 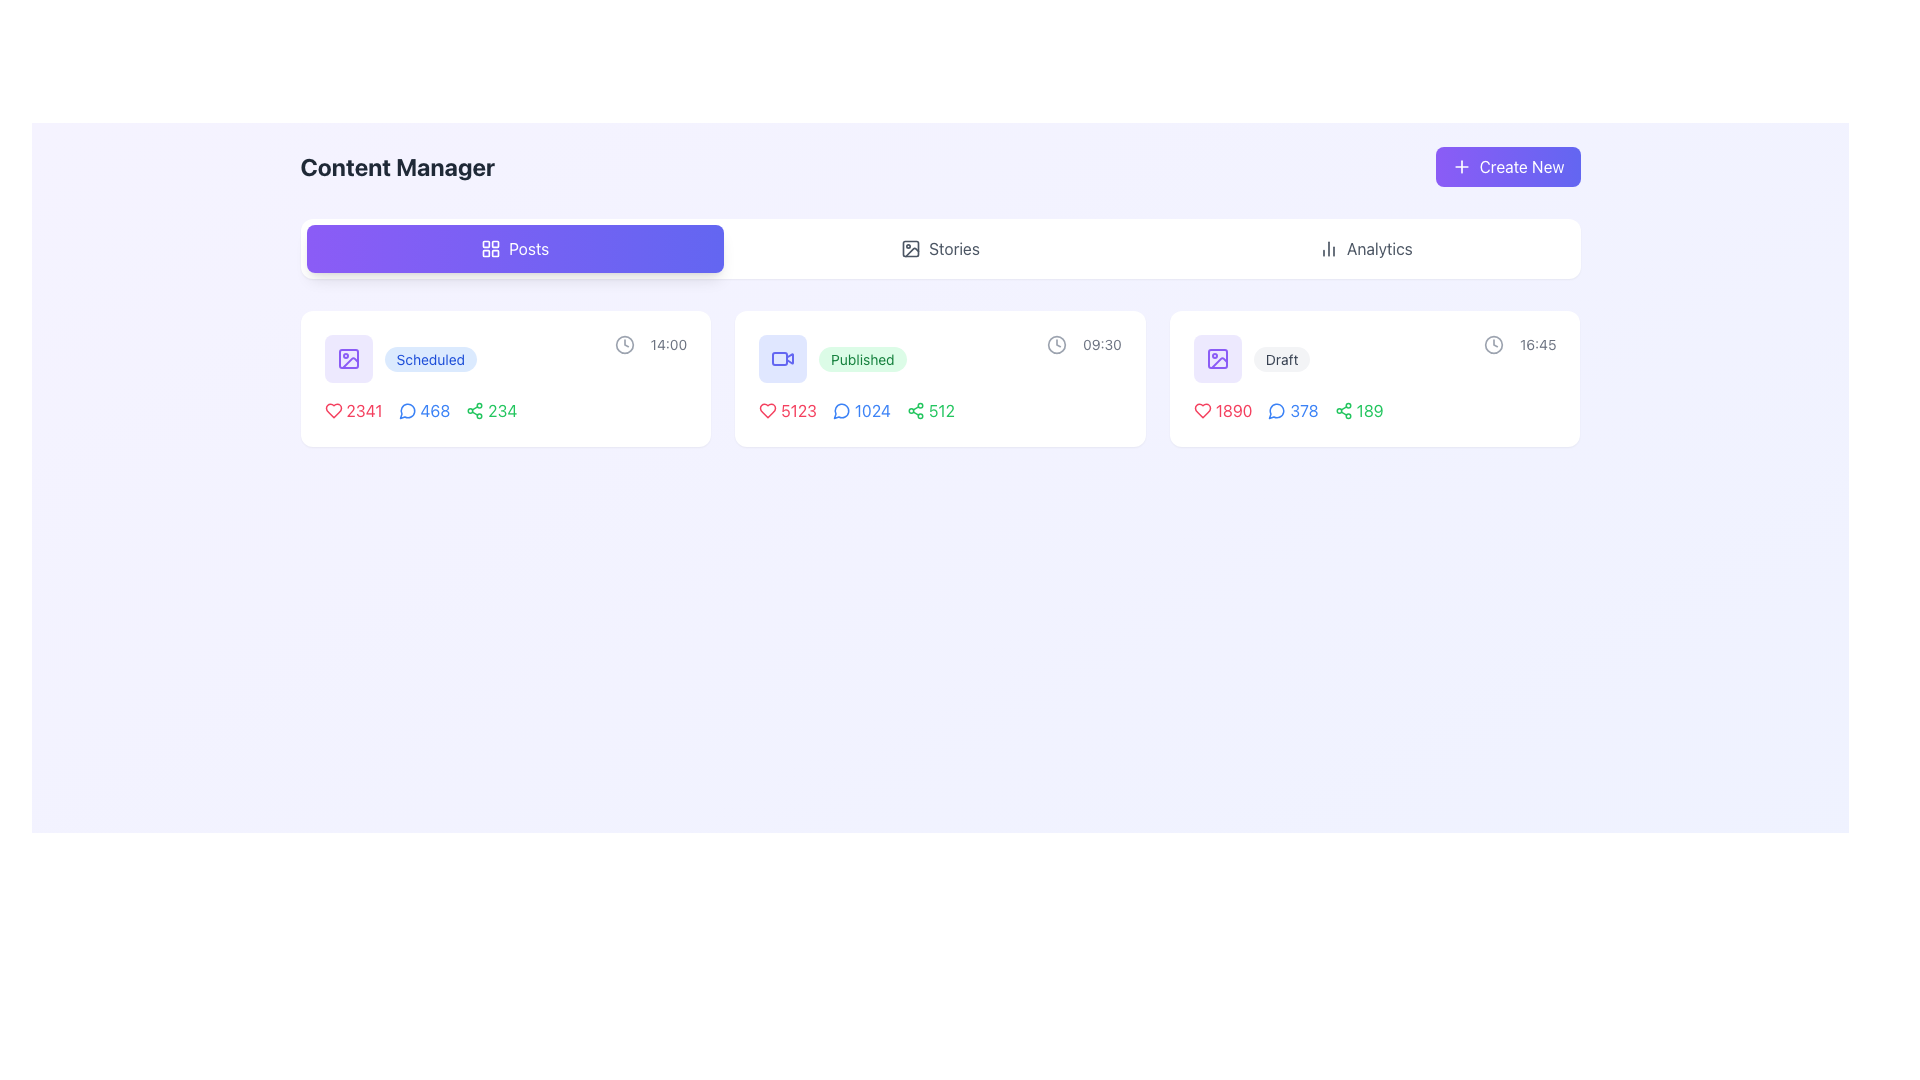 What do you see at coordinates (423, 410) in the screenshot?
I see `displayed information from the composite UI element showing the number '468' next to a speech bubble icon, located in the center area of the card under the 'Posts' section` at bounding box center [423, 410].